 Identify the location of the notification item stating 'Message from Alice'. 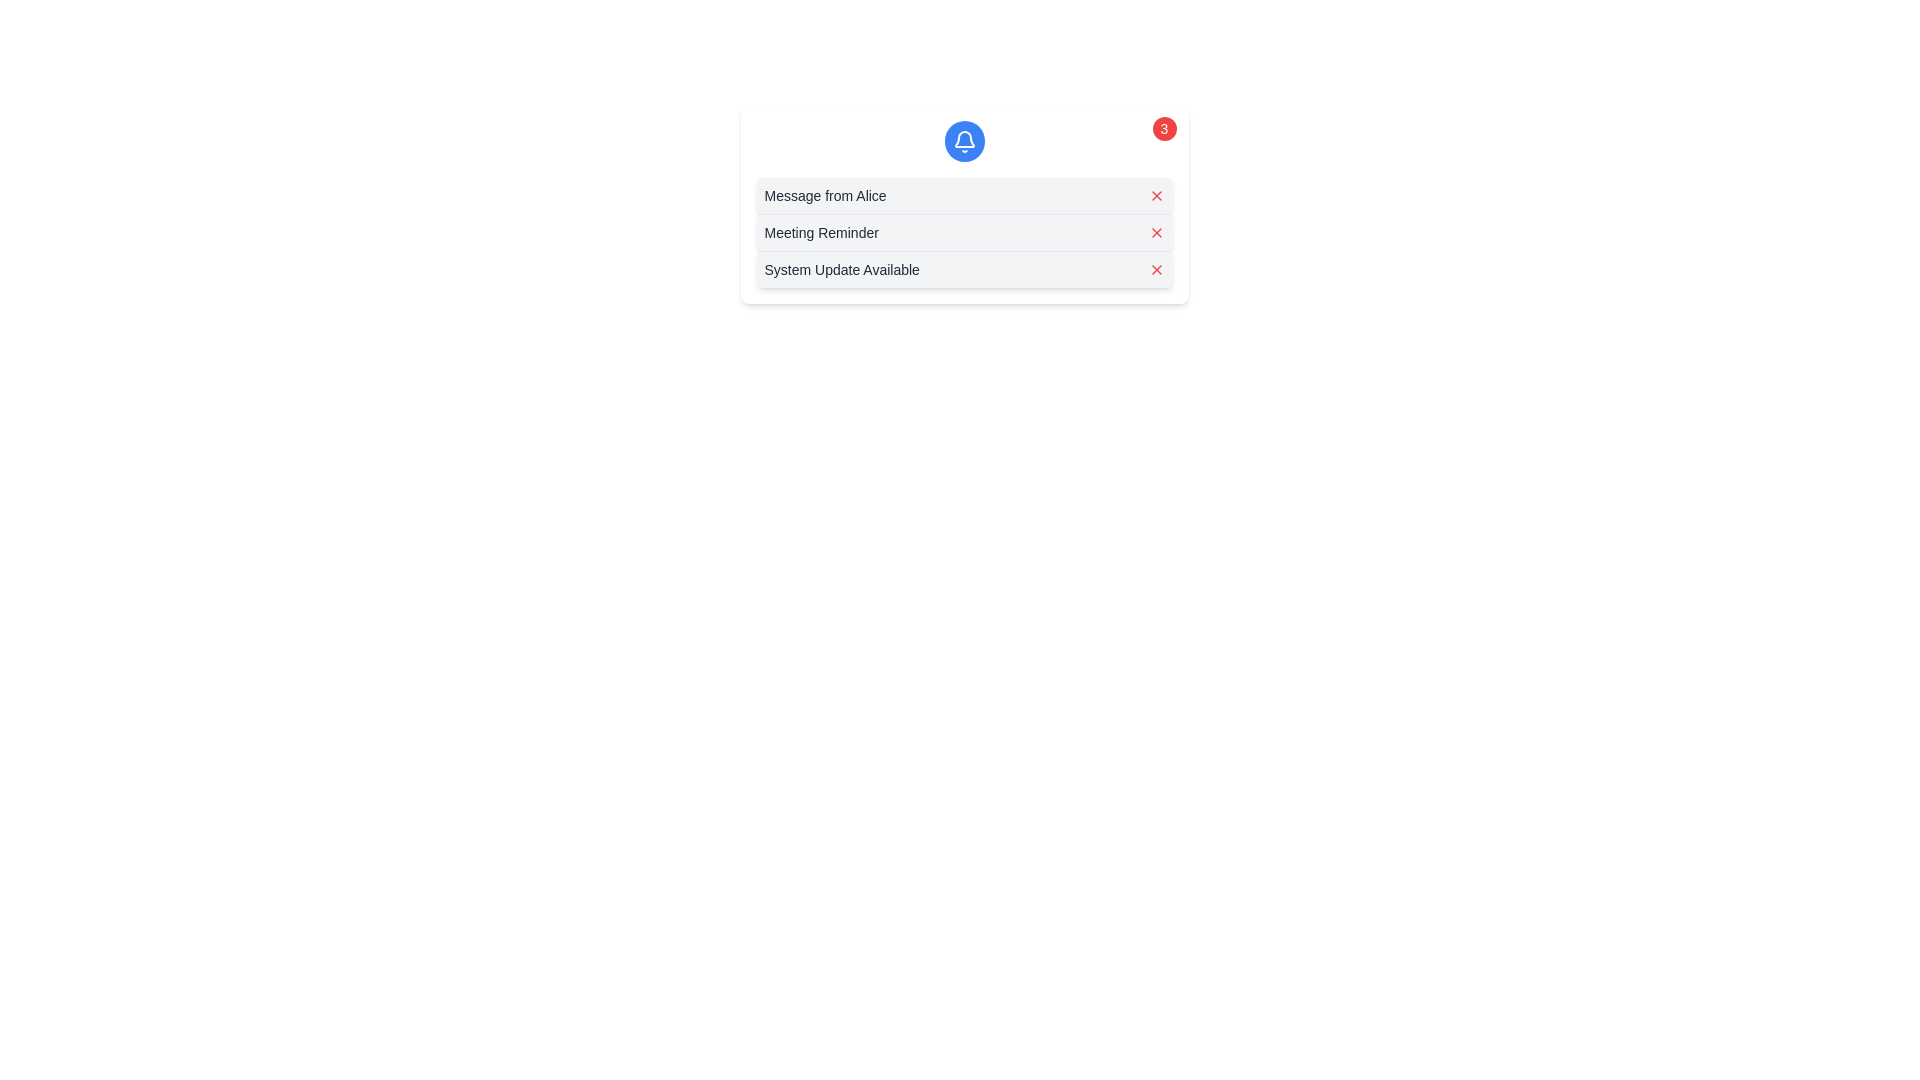
(964, 195).